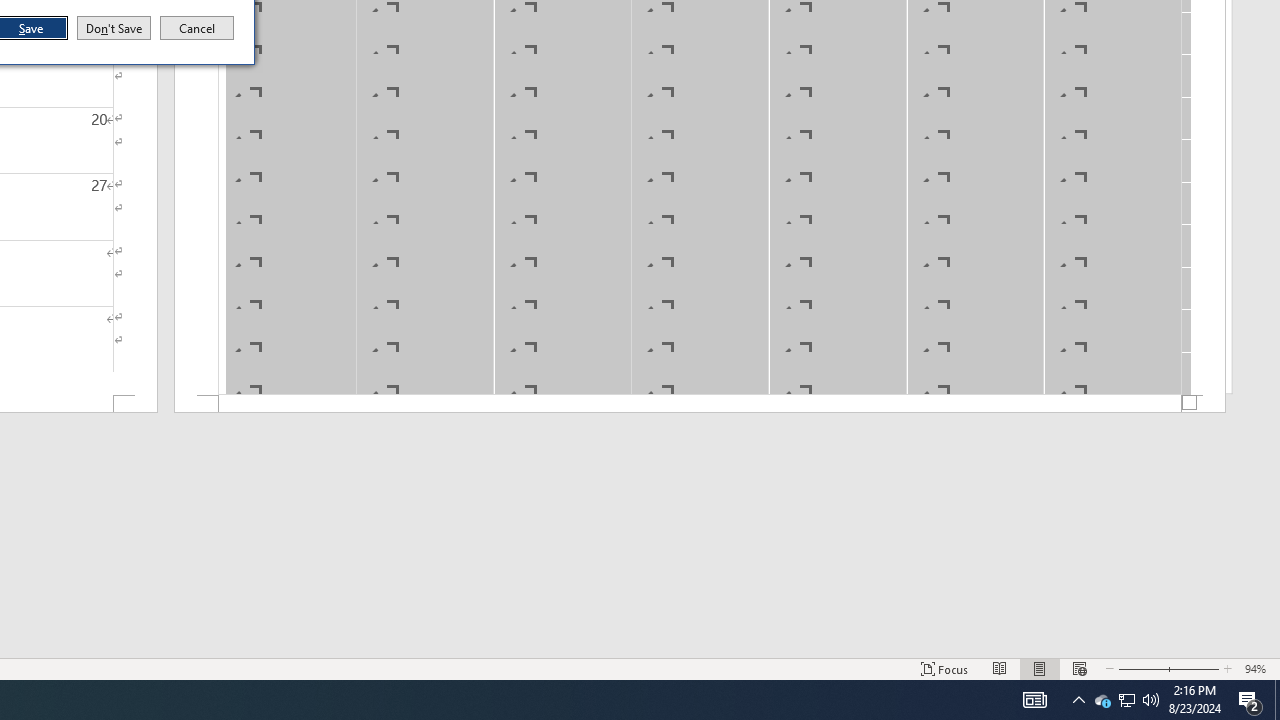 Image resolution: width=1280 pixels, height=720 pixels. What do you see at coordinates (1078, 669) in the screenshot?
I see `'Web Layout'` at bounding box center [1078, 669].